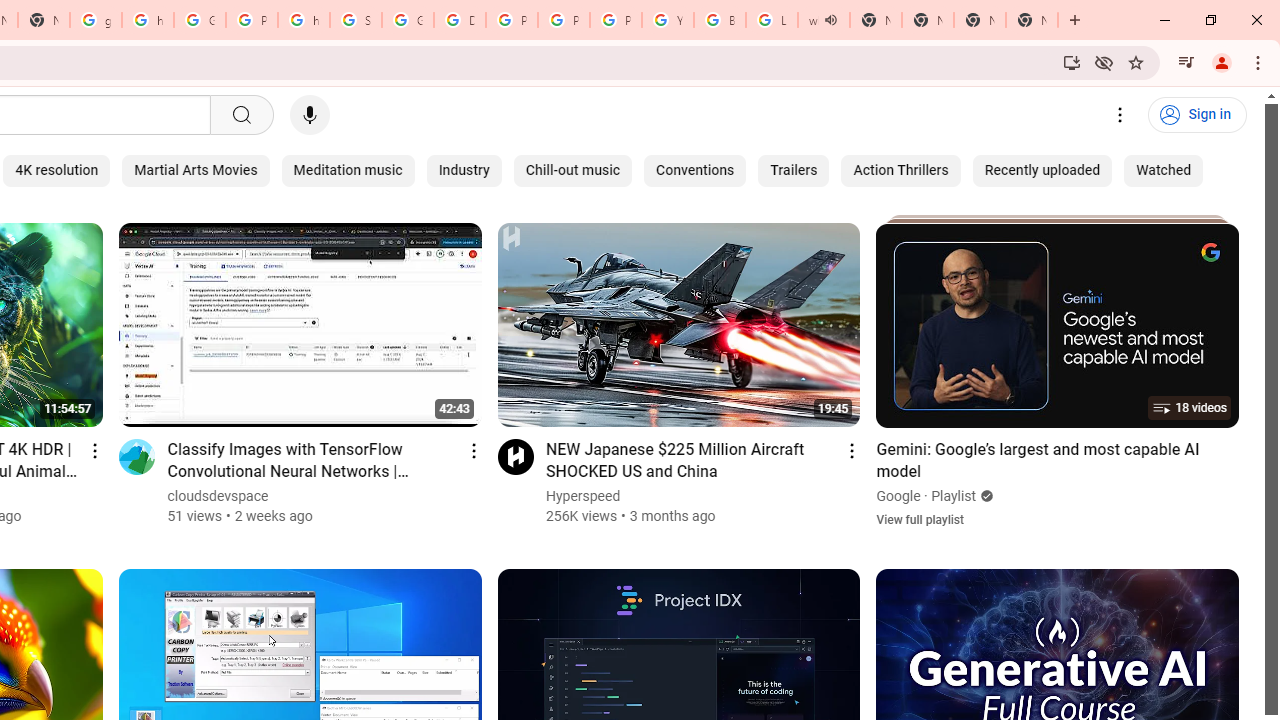 Image resolution: width=1280 pixels, height=720 pixels. What do you see at coordinates (979, 20) in the screenshot?
I see `'New Tab'` at bounding box center [979, 20].